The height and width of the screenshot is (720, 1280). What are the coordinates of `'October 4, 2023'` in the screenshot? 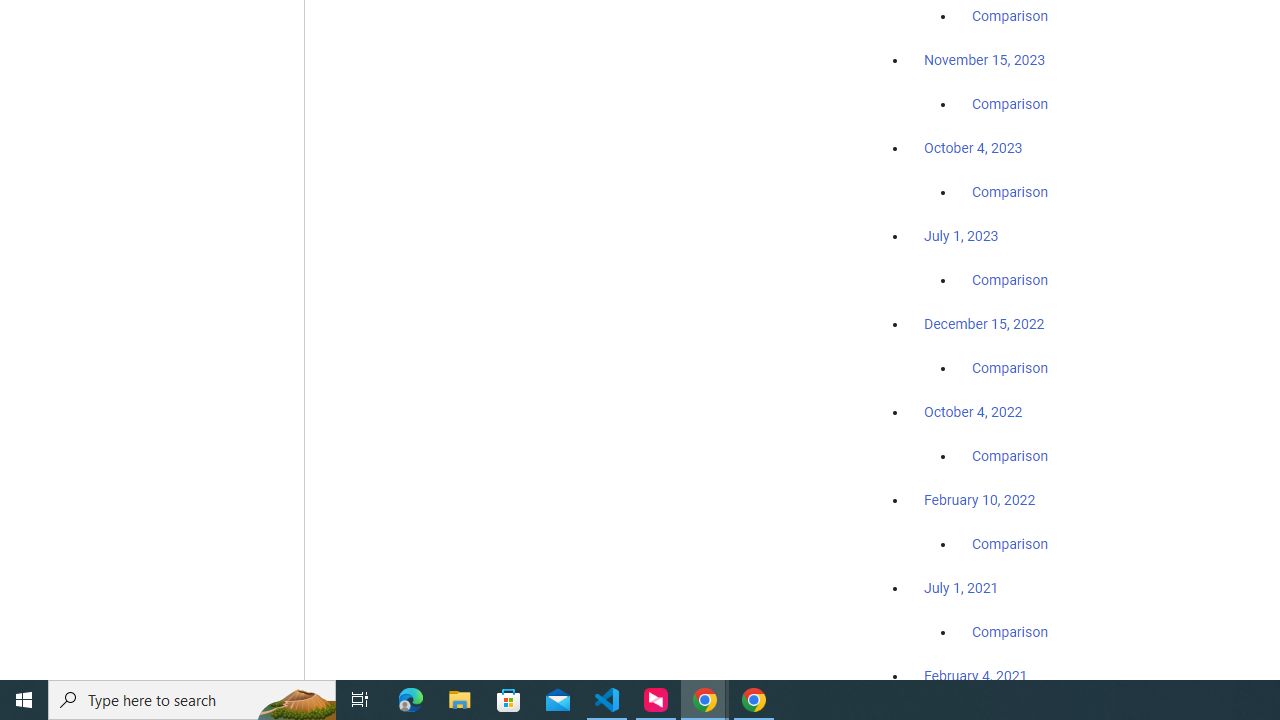 It's located at (973, 147).